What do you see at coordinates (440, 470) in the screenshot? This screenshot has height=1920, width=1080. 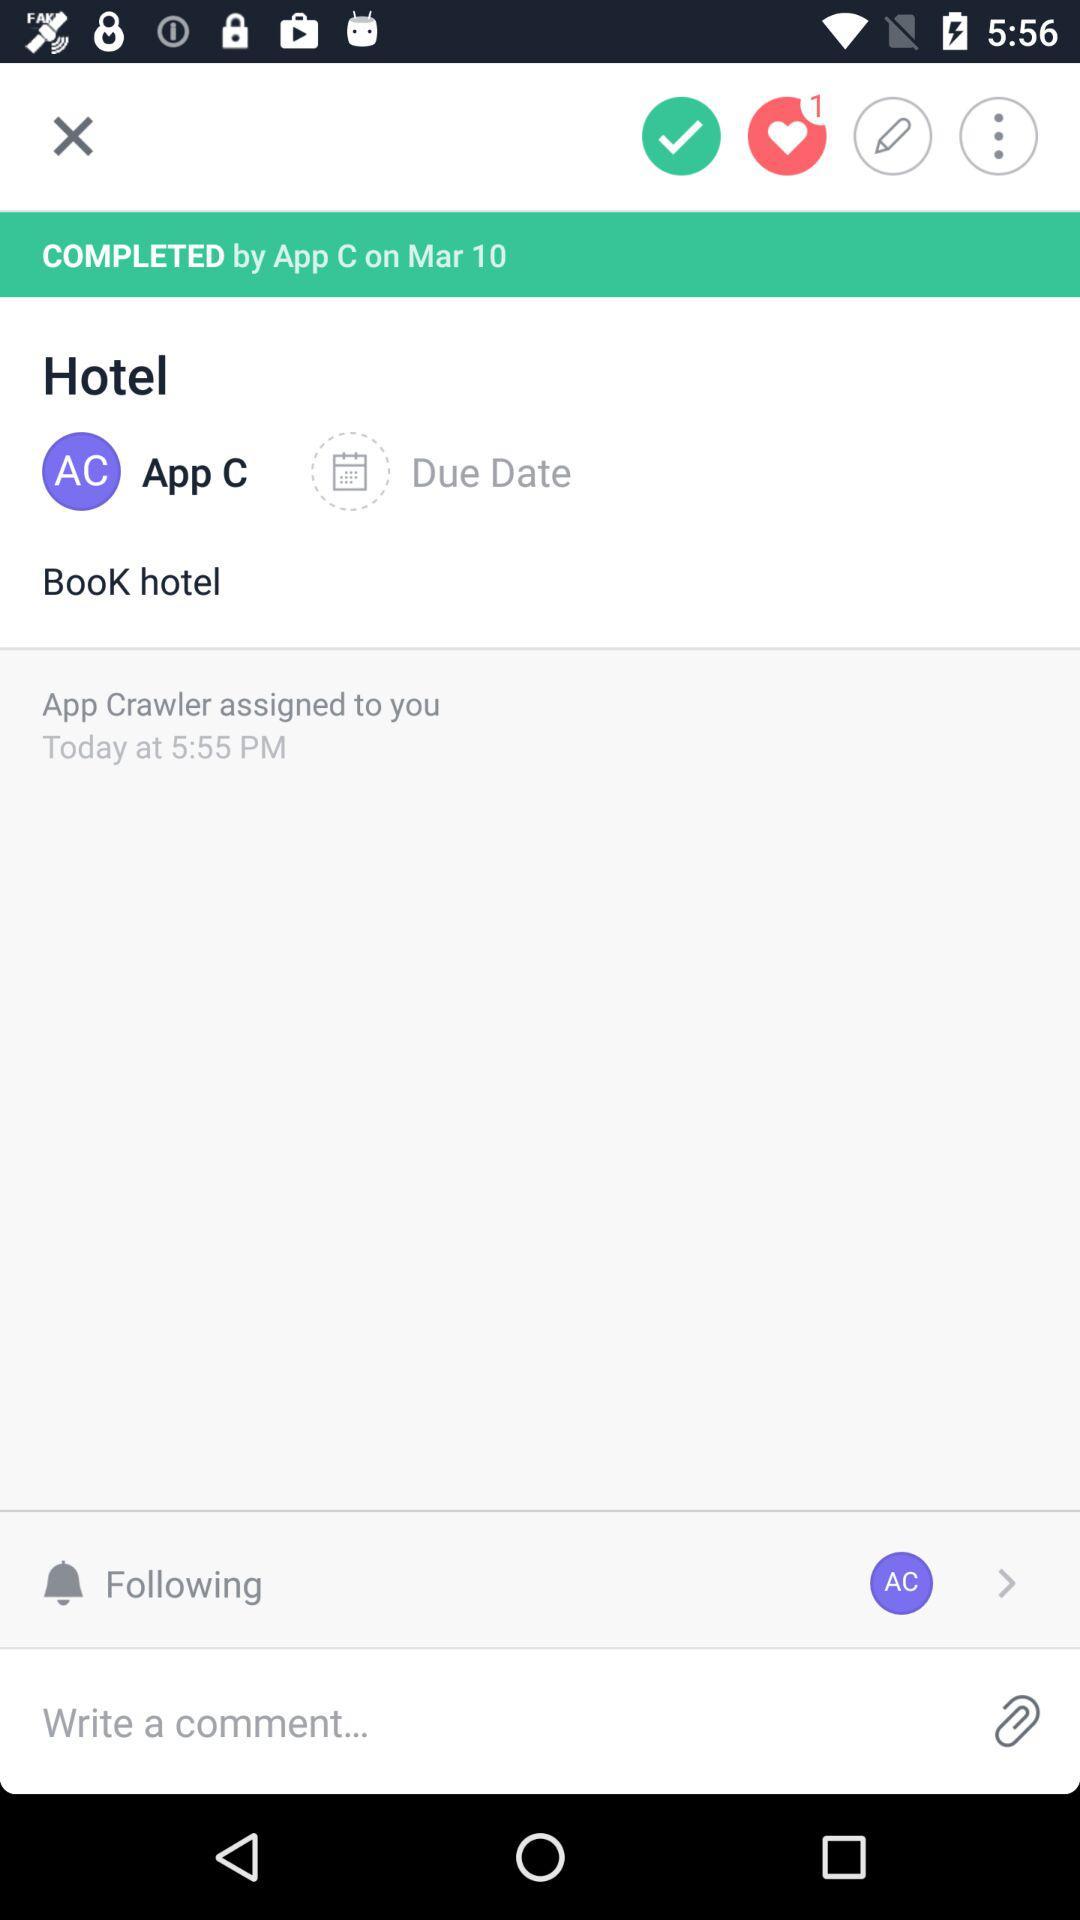 I see `icon below the hotel` at bounding box center [440, 470].